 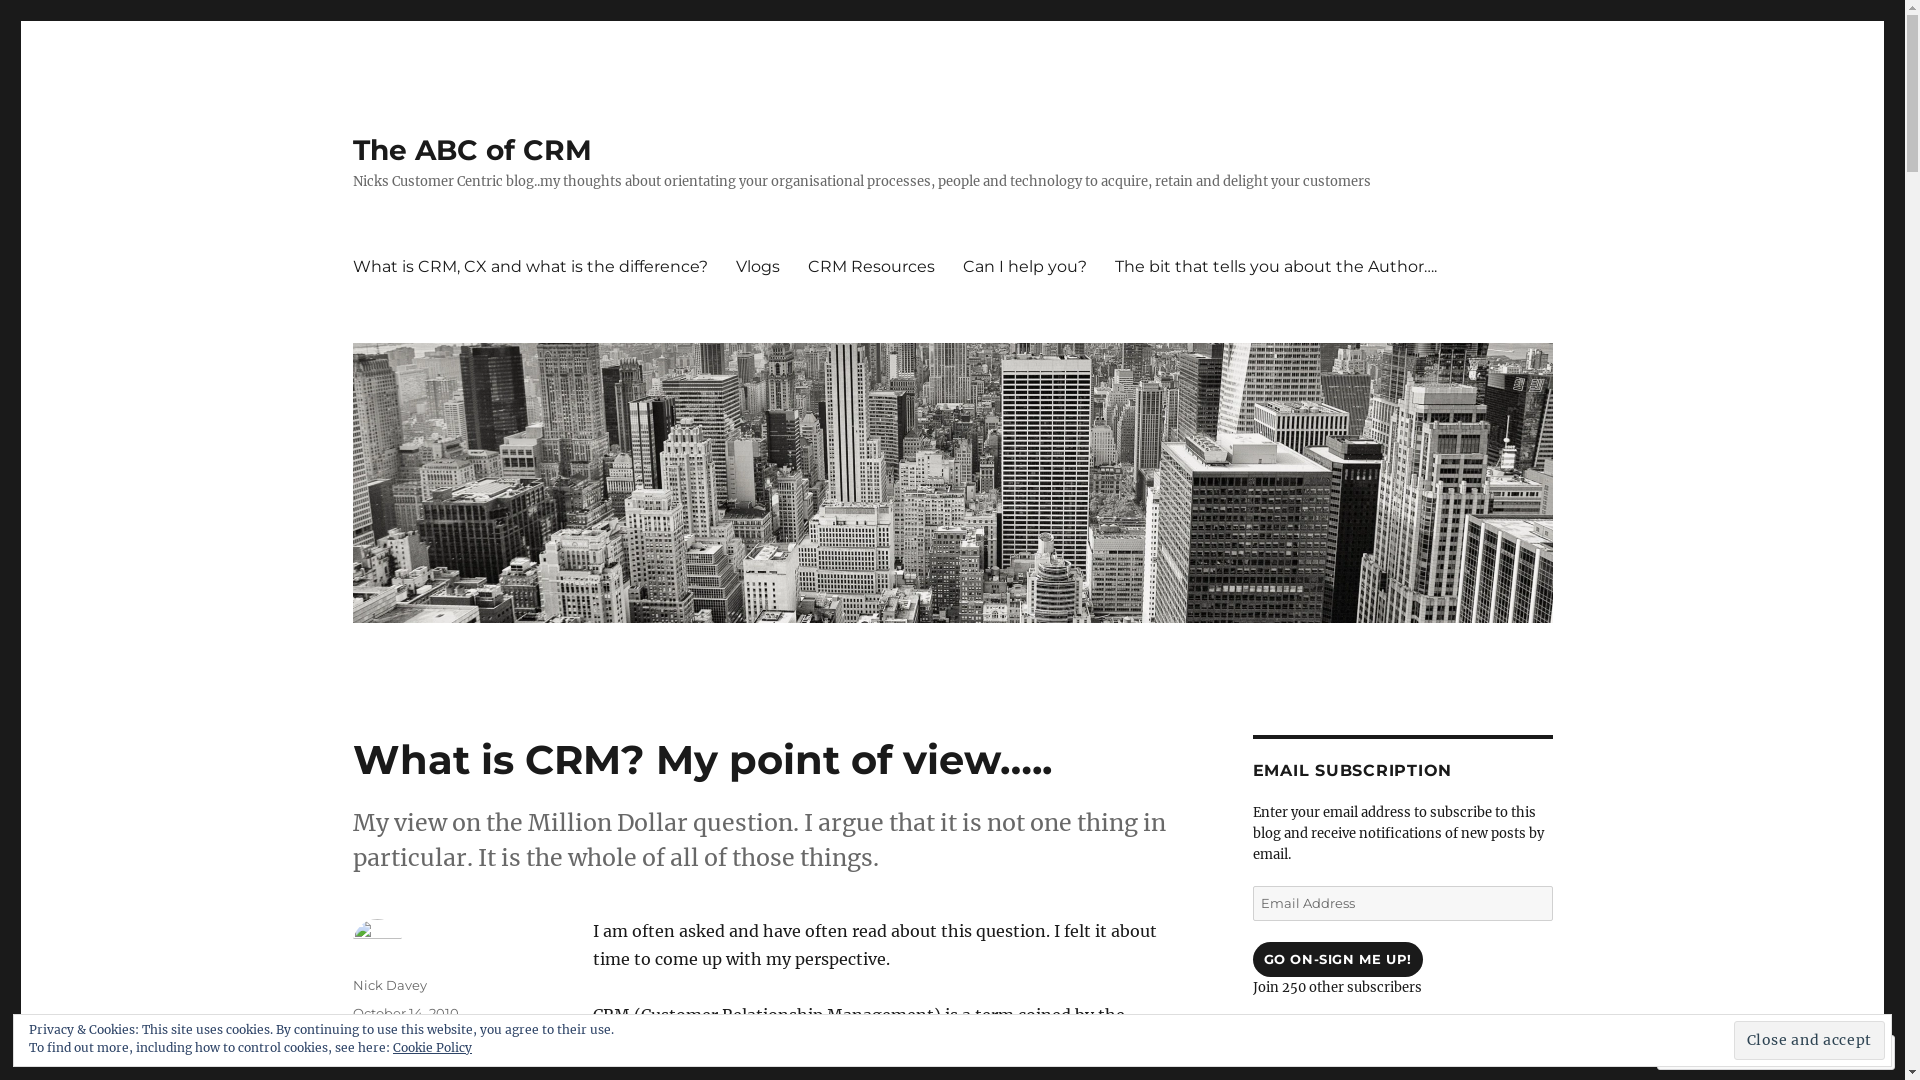 What do you see at coordinates (871, 265) in the screenshot?
I see `'CRM Resources'` at bounding box center [871, 265].